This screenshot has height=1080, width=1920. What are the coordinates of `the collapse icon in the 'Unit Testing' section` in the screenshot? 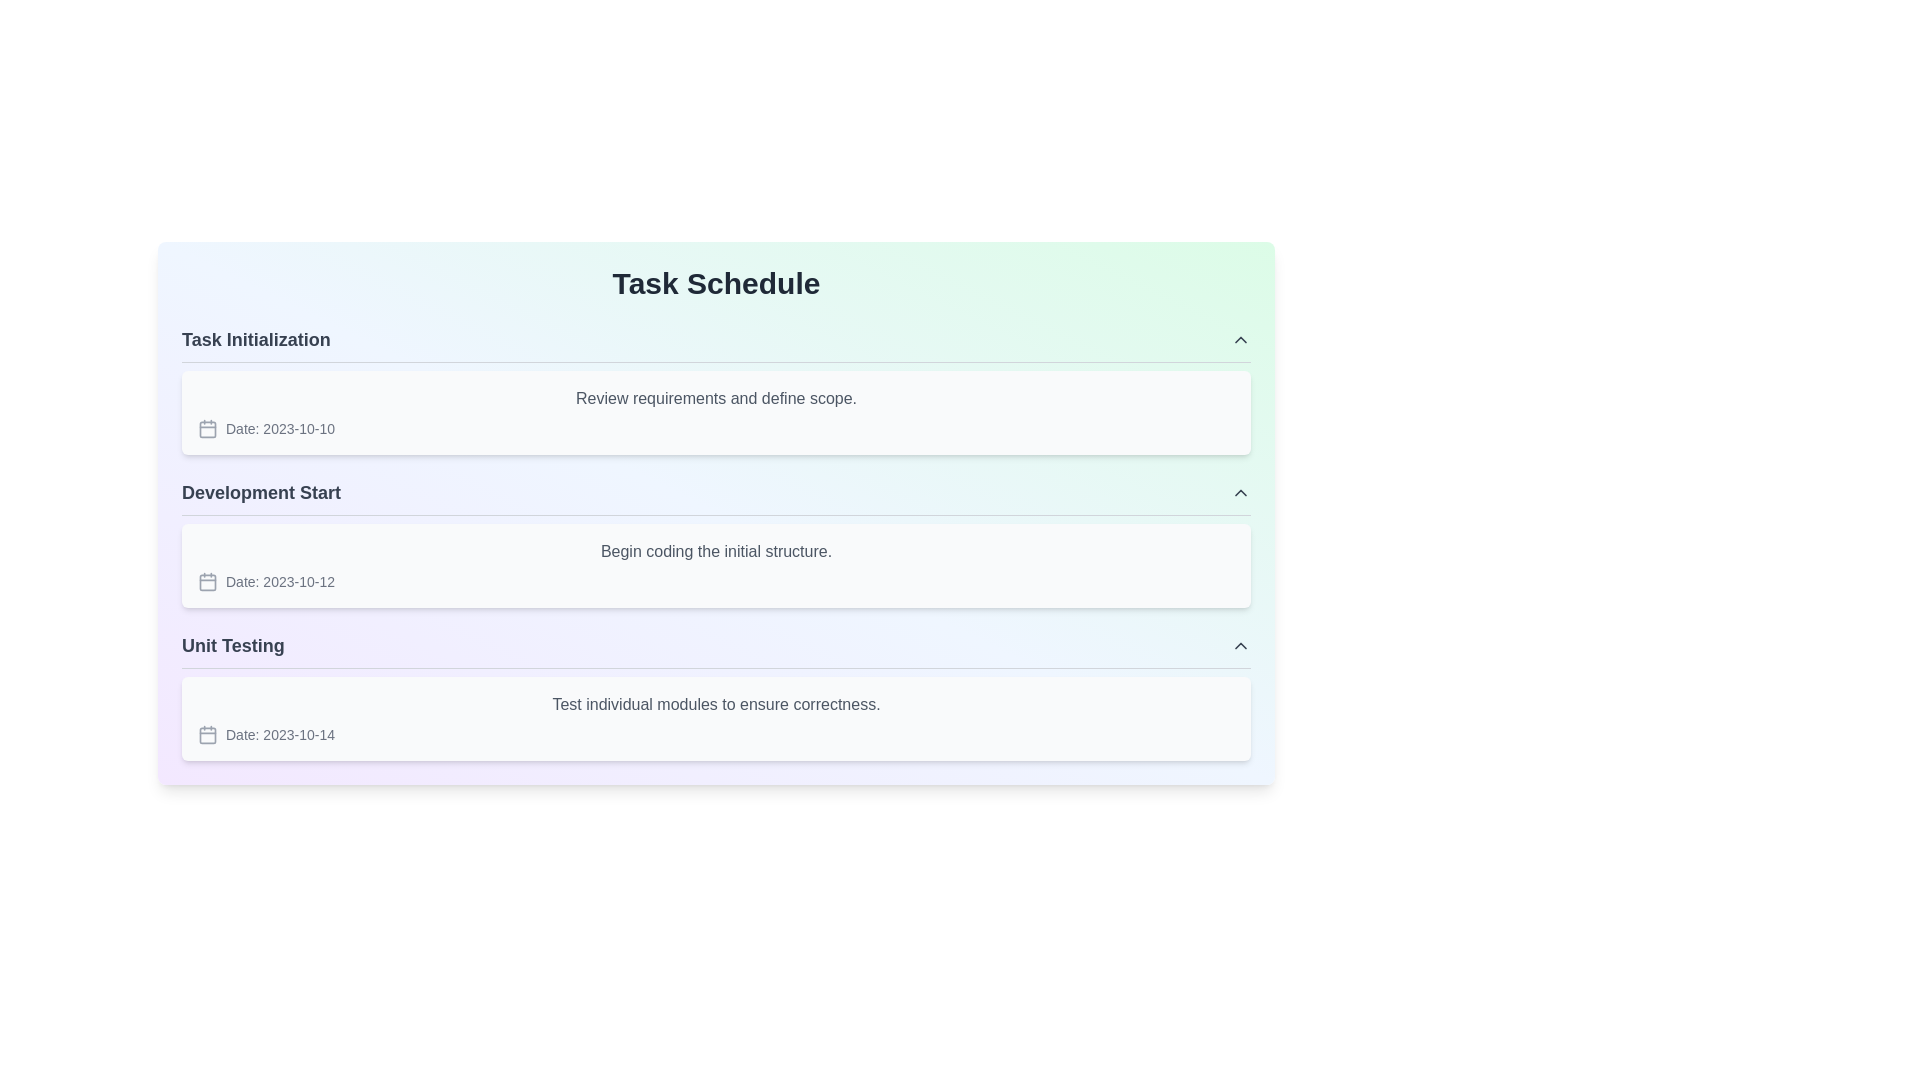 It's located at (1240, 645).